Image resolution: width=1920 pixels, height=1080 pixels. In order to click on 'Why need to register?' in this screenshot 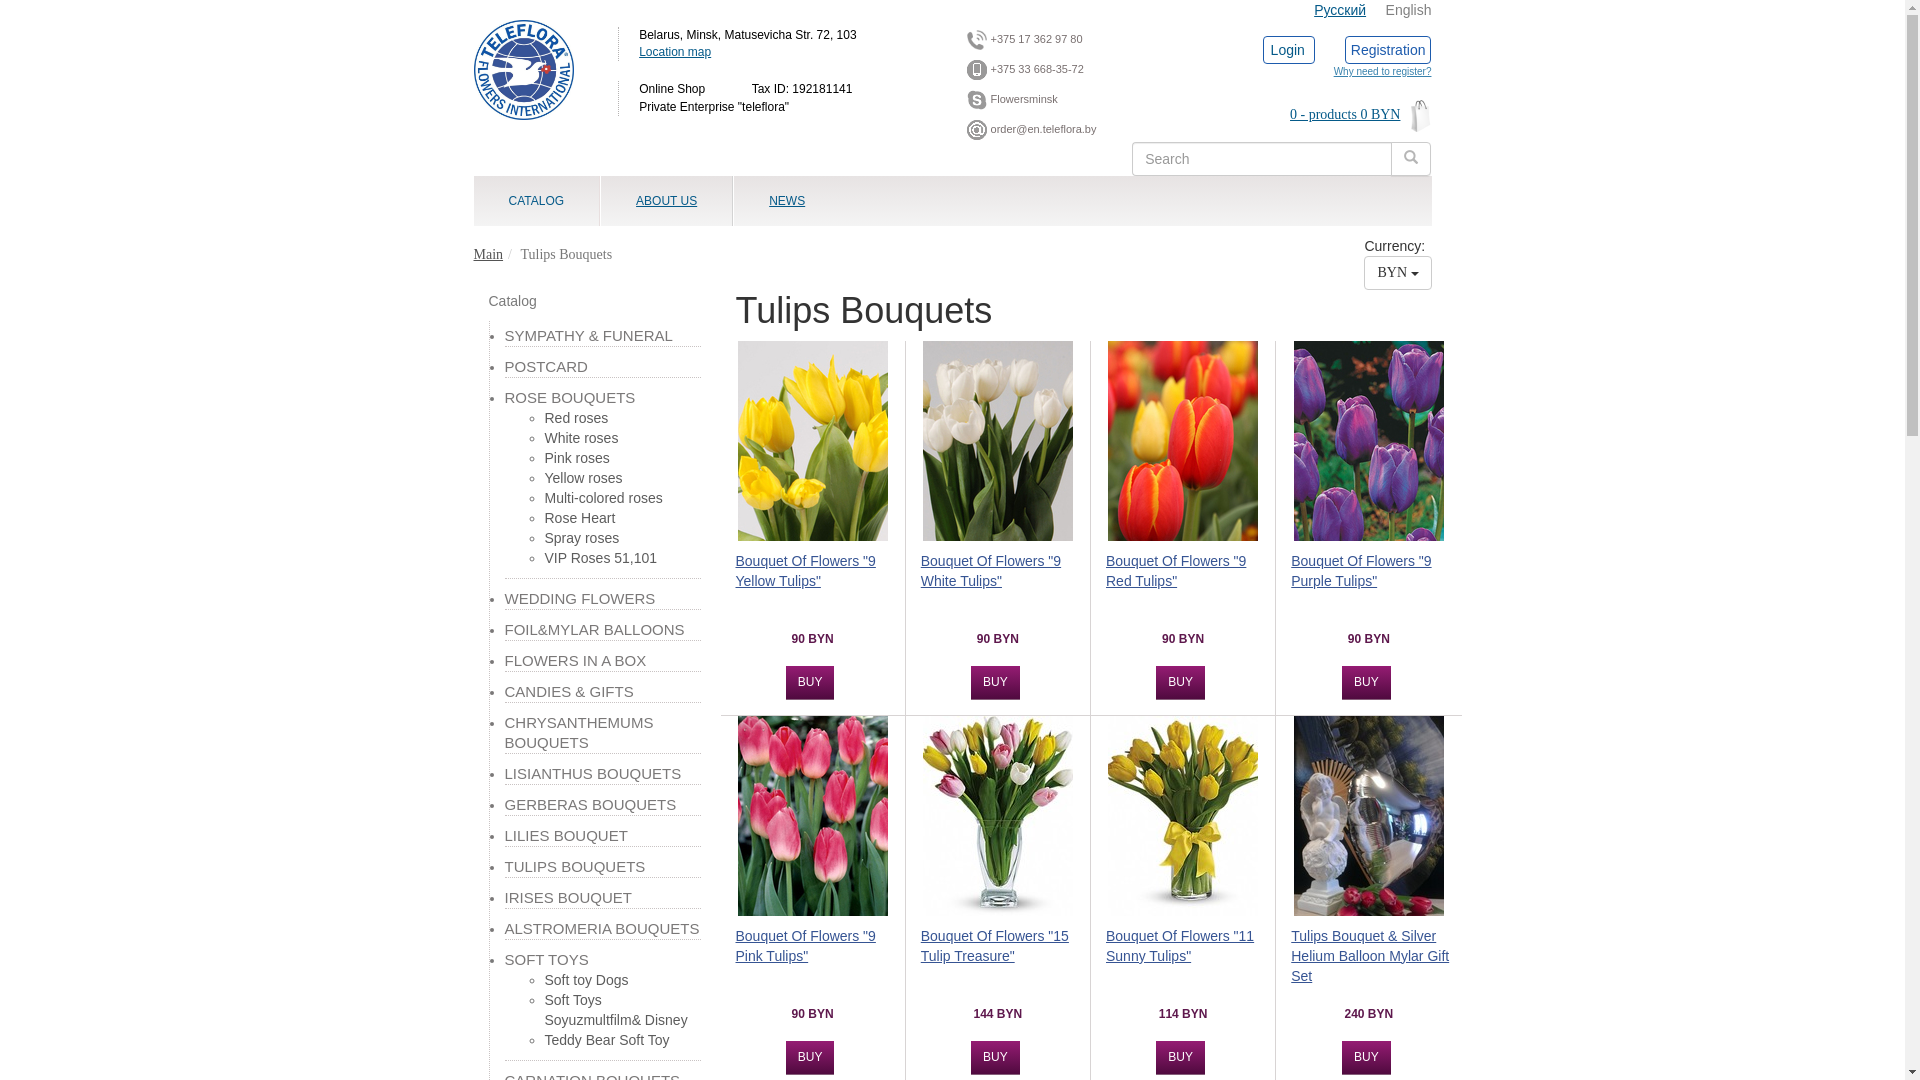, I will do `click(1334, 70)`.